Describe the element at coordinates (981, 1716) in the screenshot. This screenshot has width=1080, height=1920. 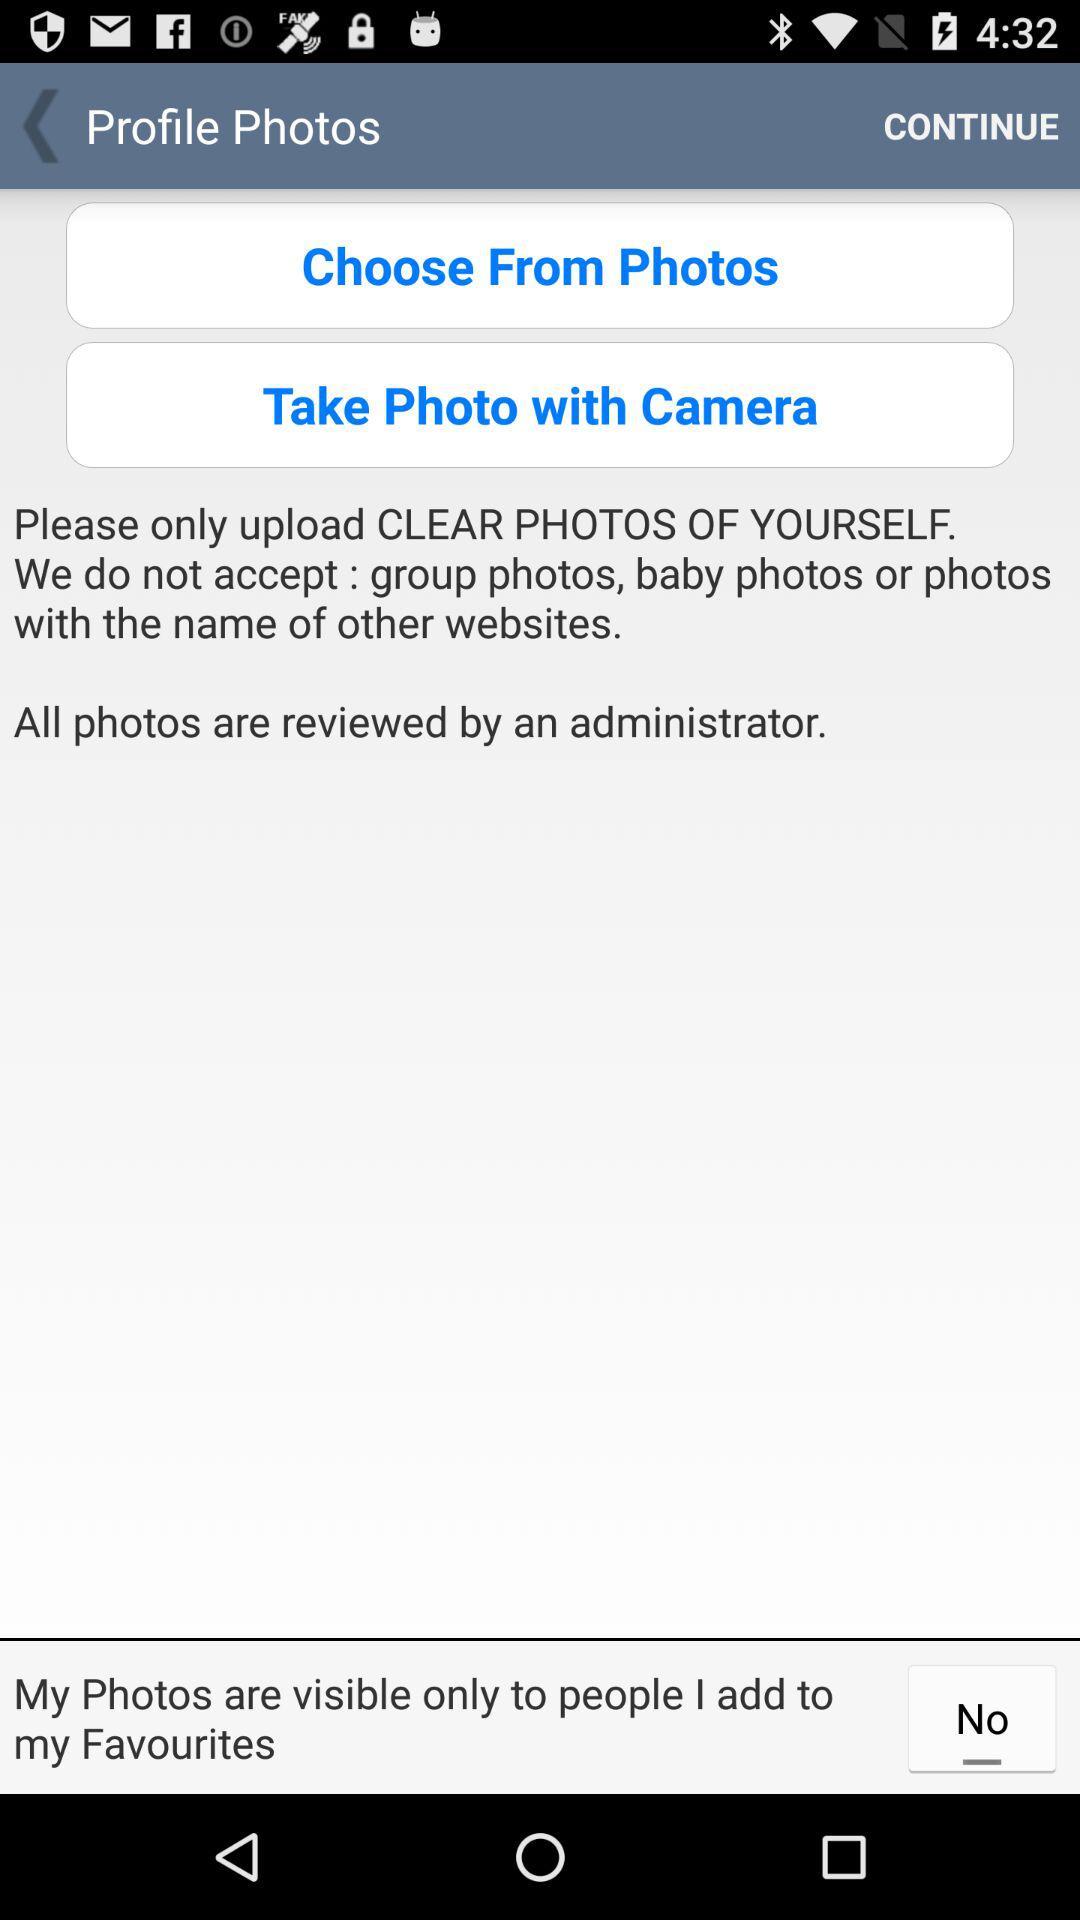
I see `the no icon` at that location.